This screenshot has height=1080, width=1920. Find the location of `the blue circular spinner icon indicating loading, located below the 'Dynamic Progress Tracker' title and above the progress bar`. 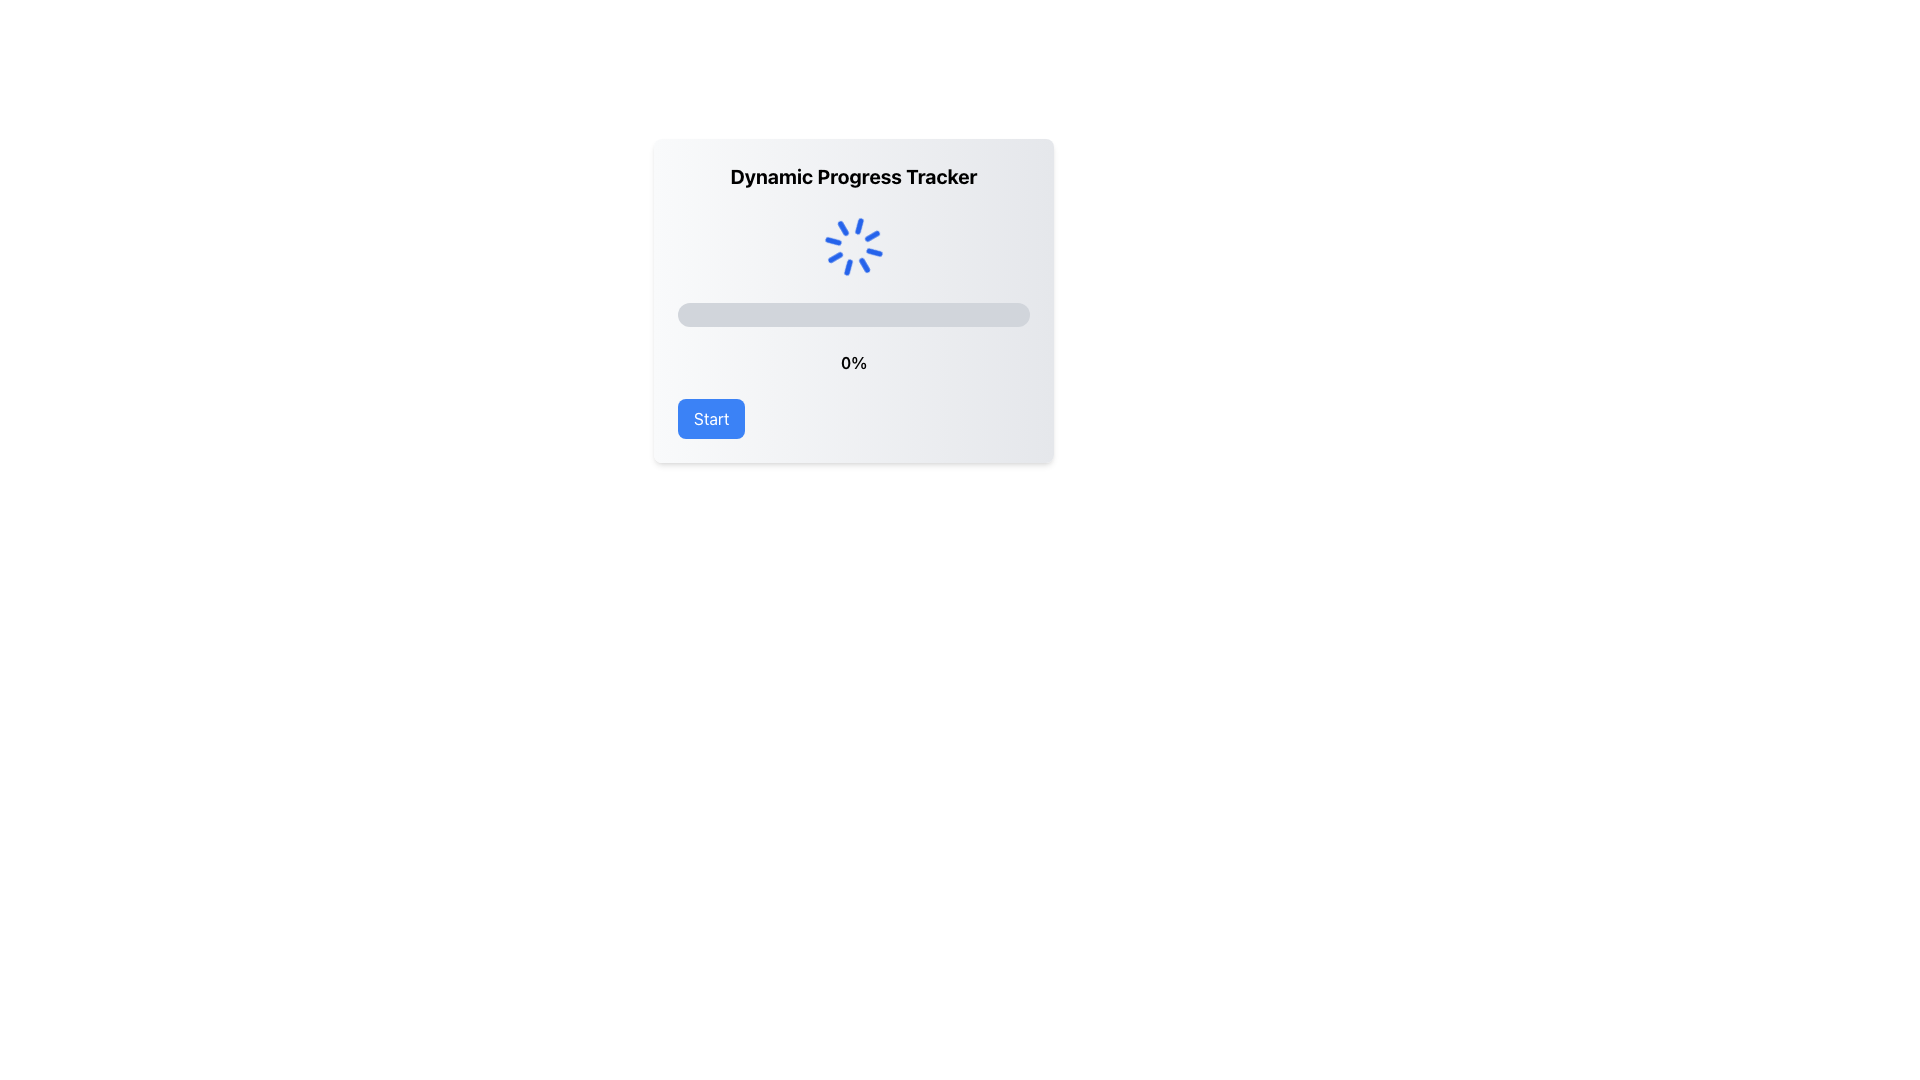

the blue circular spinner icon indicating loading, located below the 'Dynamic Progress Tracker' title and above the progress bar is located at coordinates (854, 245).